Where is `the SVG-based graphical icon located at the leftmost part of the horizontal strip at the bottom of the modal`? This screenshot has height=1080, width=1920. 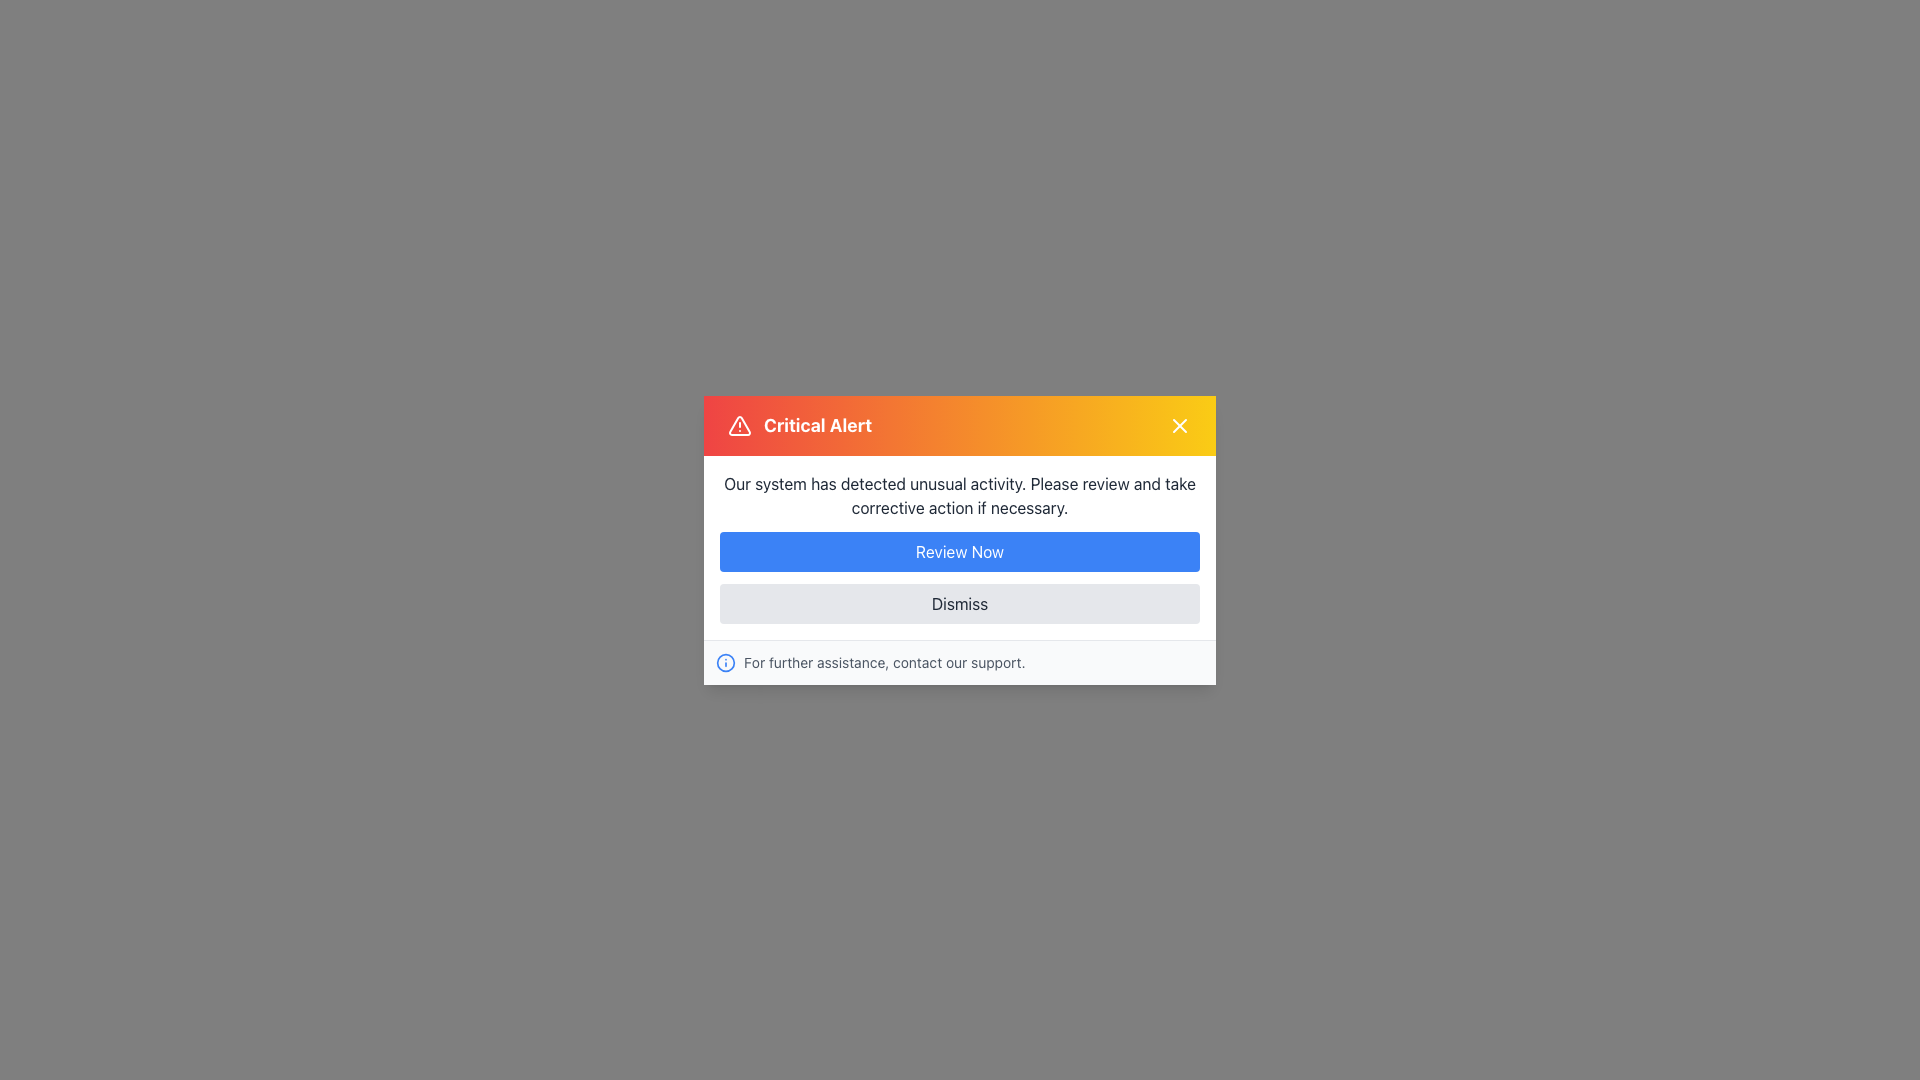
the SVG-based graphical icon located at the leftmost part of the horizontal strip at the bottom of the modal is located at coordinates (724, 662).